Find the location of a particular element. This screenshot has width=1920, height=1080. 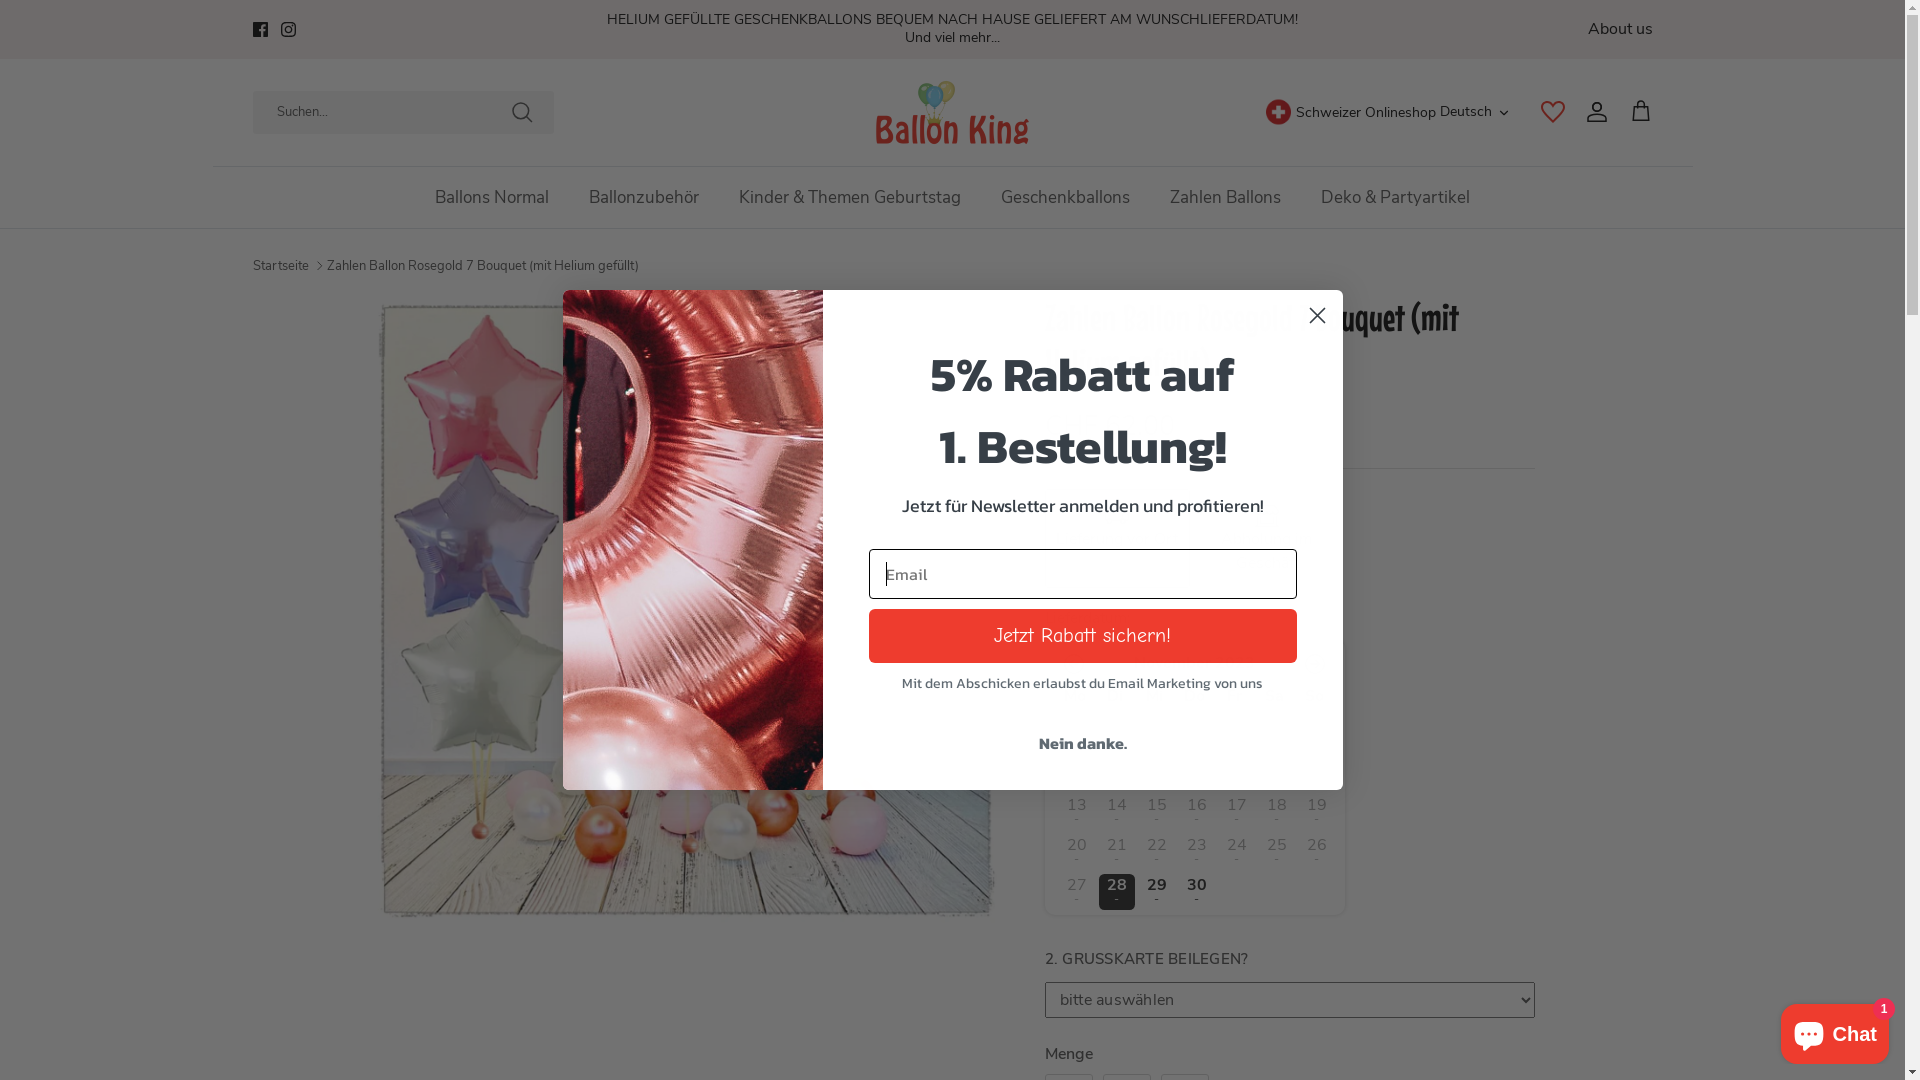

'Warenkorb' is located at coordinates (1627, 111).